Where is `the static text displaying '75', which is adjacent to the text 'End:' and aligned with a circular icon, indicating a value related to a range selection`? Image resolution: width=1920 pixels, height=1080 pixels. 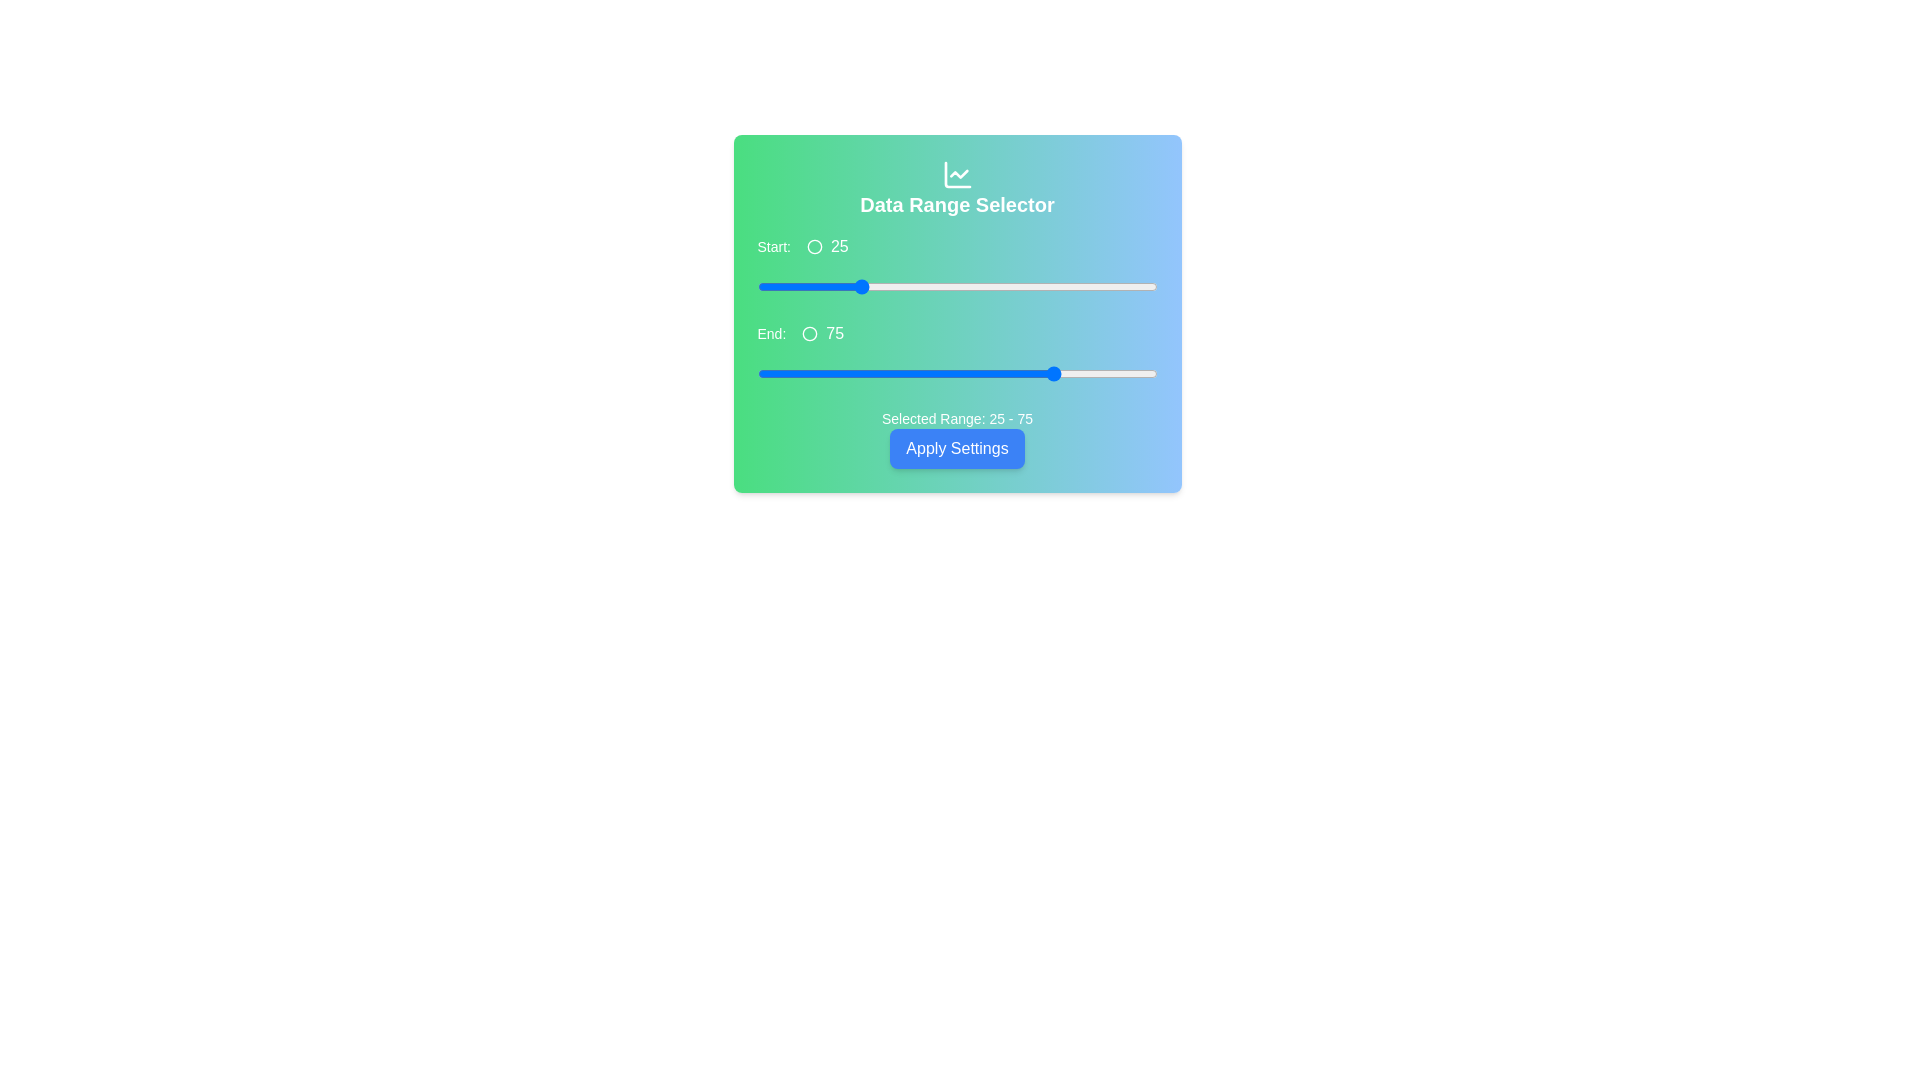 the static text displaying '75', which is adjacent to the text 'End:' and aligned with a circular icon, indicating a value related to a range selection is located at coordinates (835, 333).